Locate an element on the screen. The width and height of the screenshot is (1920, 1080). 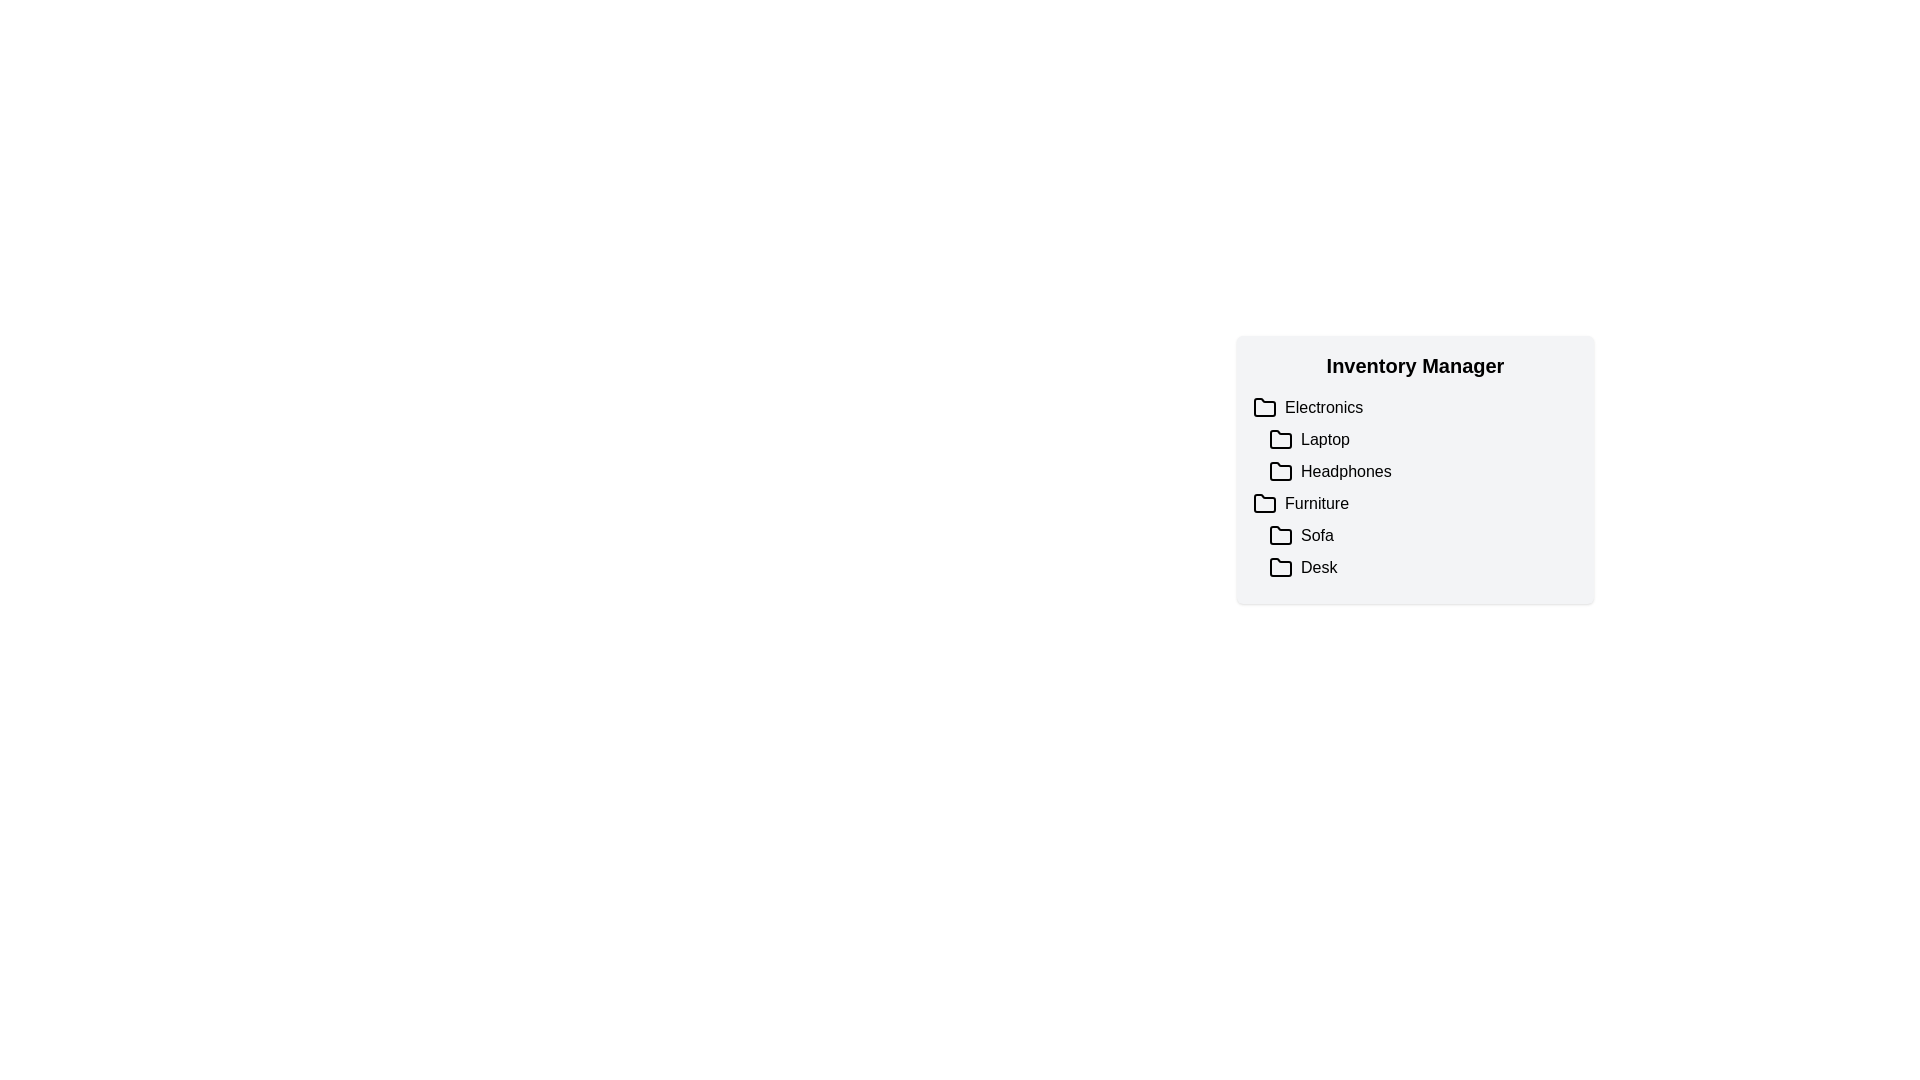
the folder icon located to the left of the 'Laptop' label in the Inventory Manager menu is located at coordinates (1281, 438).